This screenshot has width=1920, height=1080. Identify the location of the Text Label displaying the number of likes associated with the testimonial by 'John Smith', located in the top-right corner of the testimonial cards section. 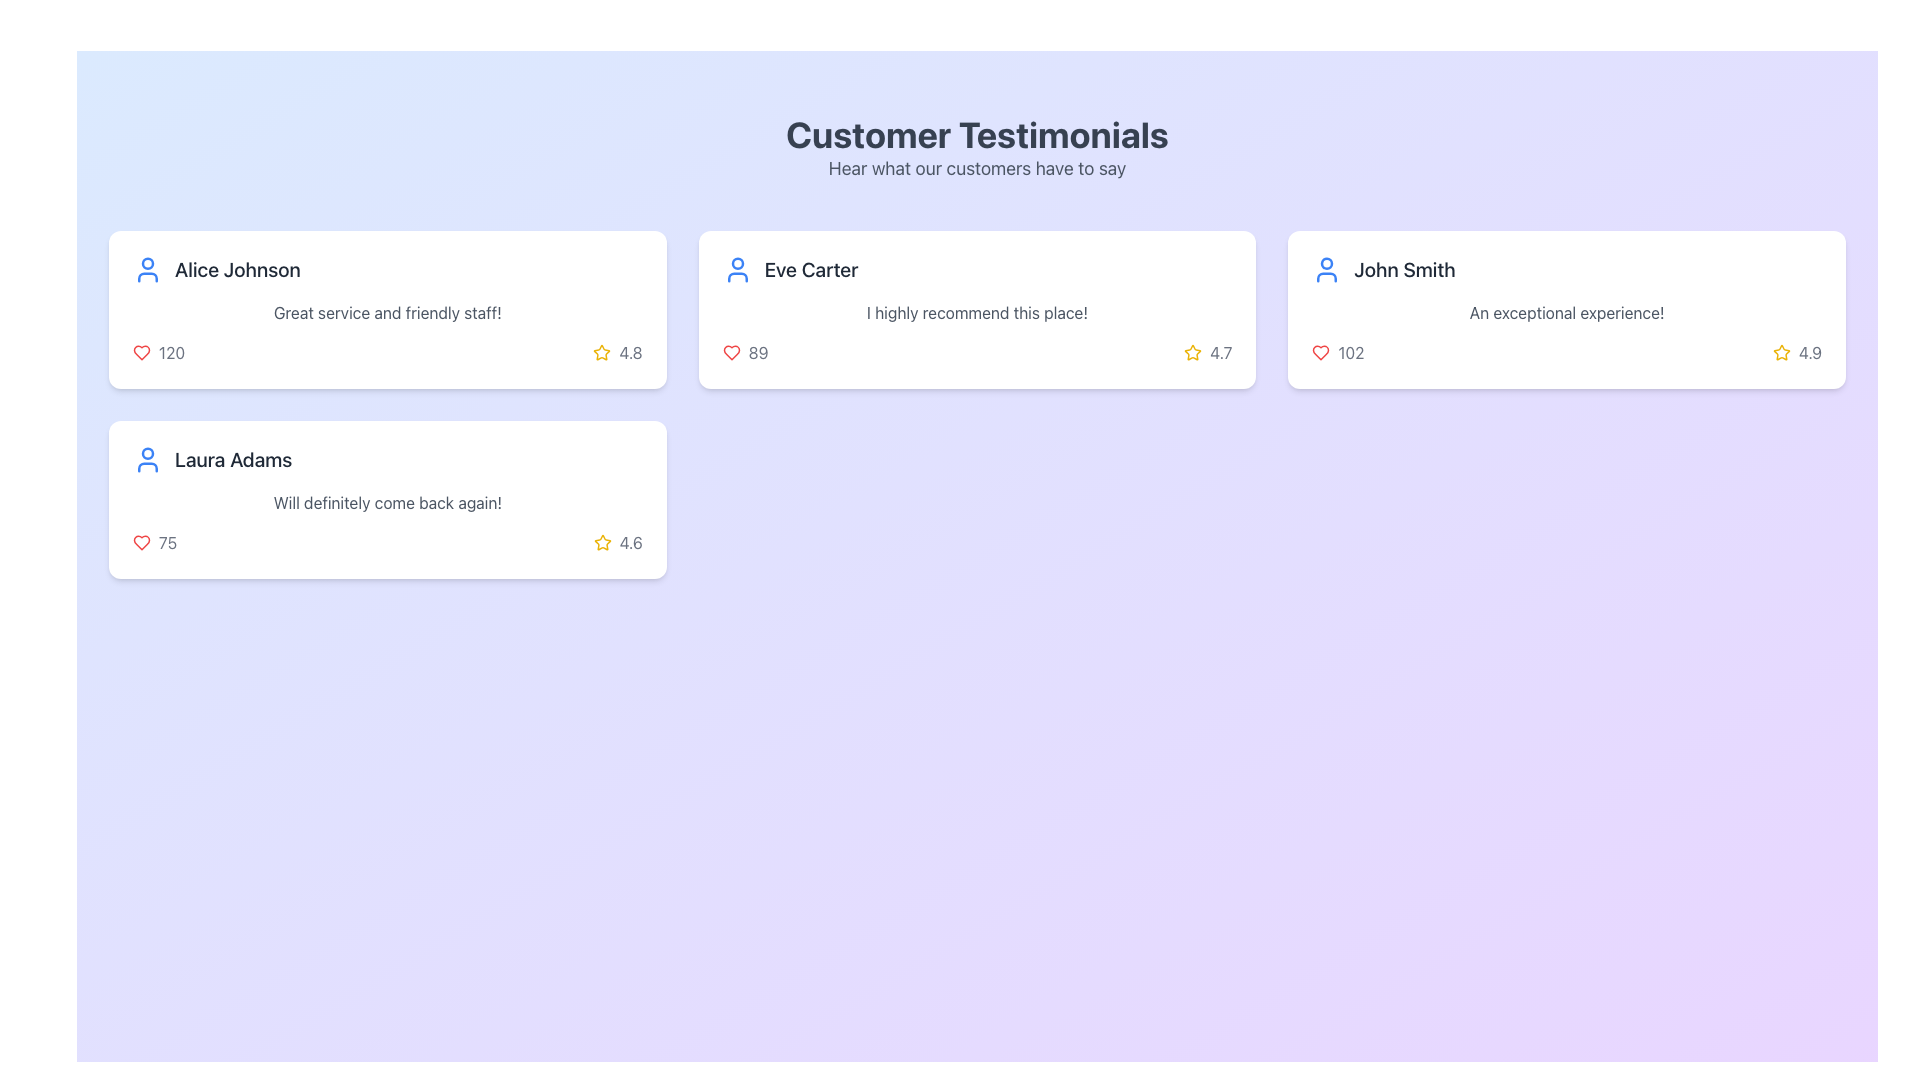
(1351, 352).